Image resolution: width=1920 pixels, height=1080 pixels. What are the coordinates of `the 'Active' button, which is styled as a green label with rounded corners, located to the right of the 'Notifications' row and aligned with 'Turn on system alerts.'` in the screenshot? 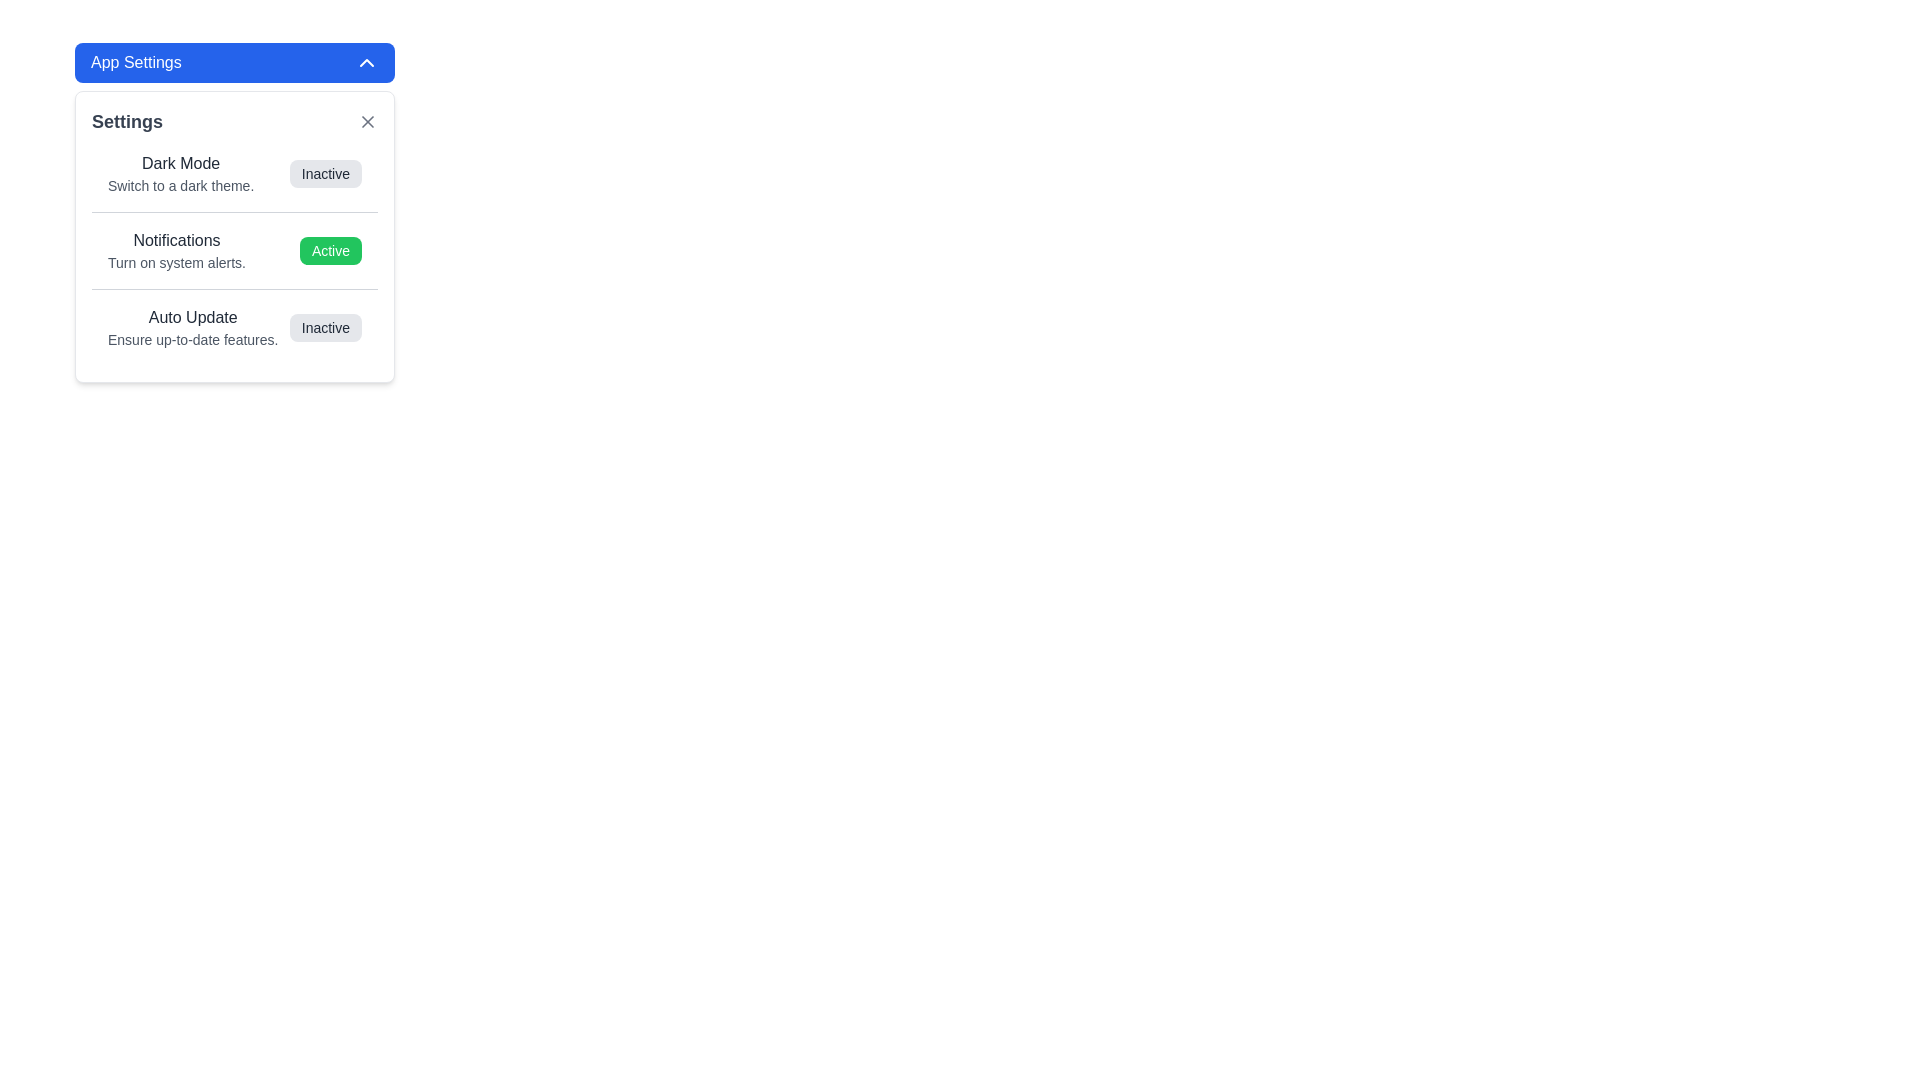 It's located at (331, 249).